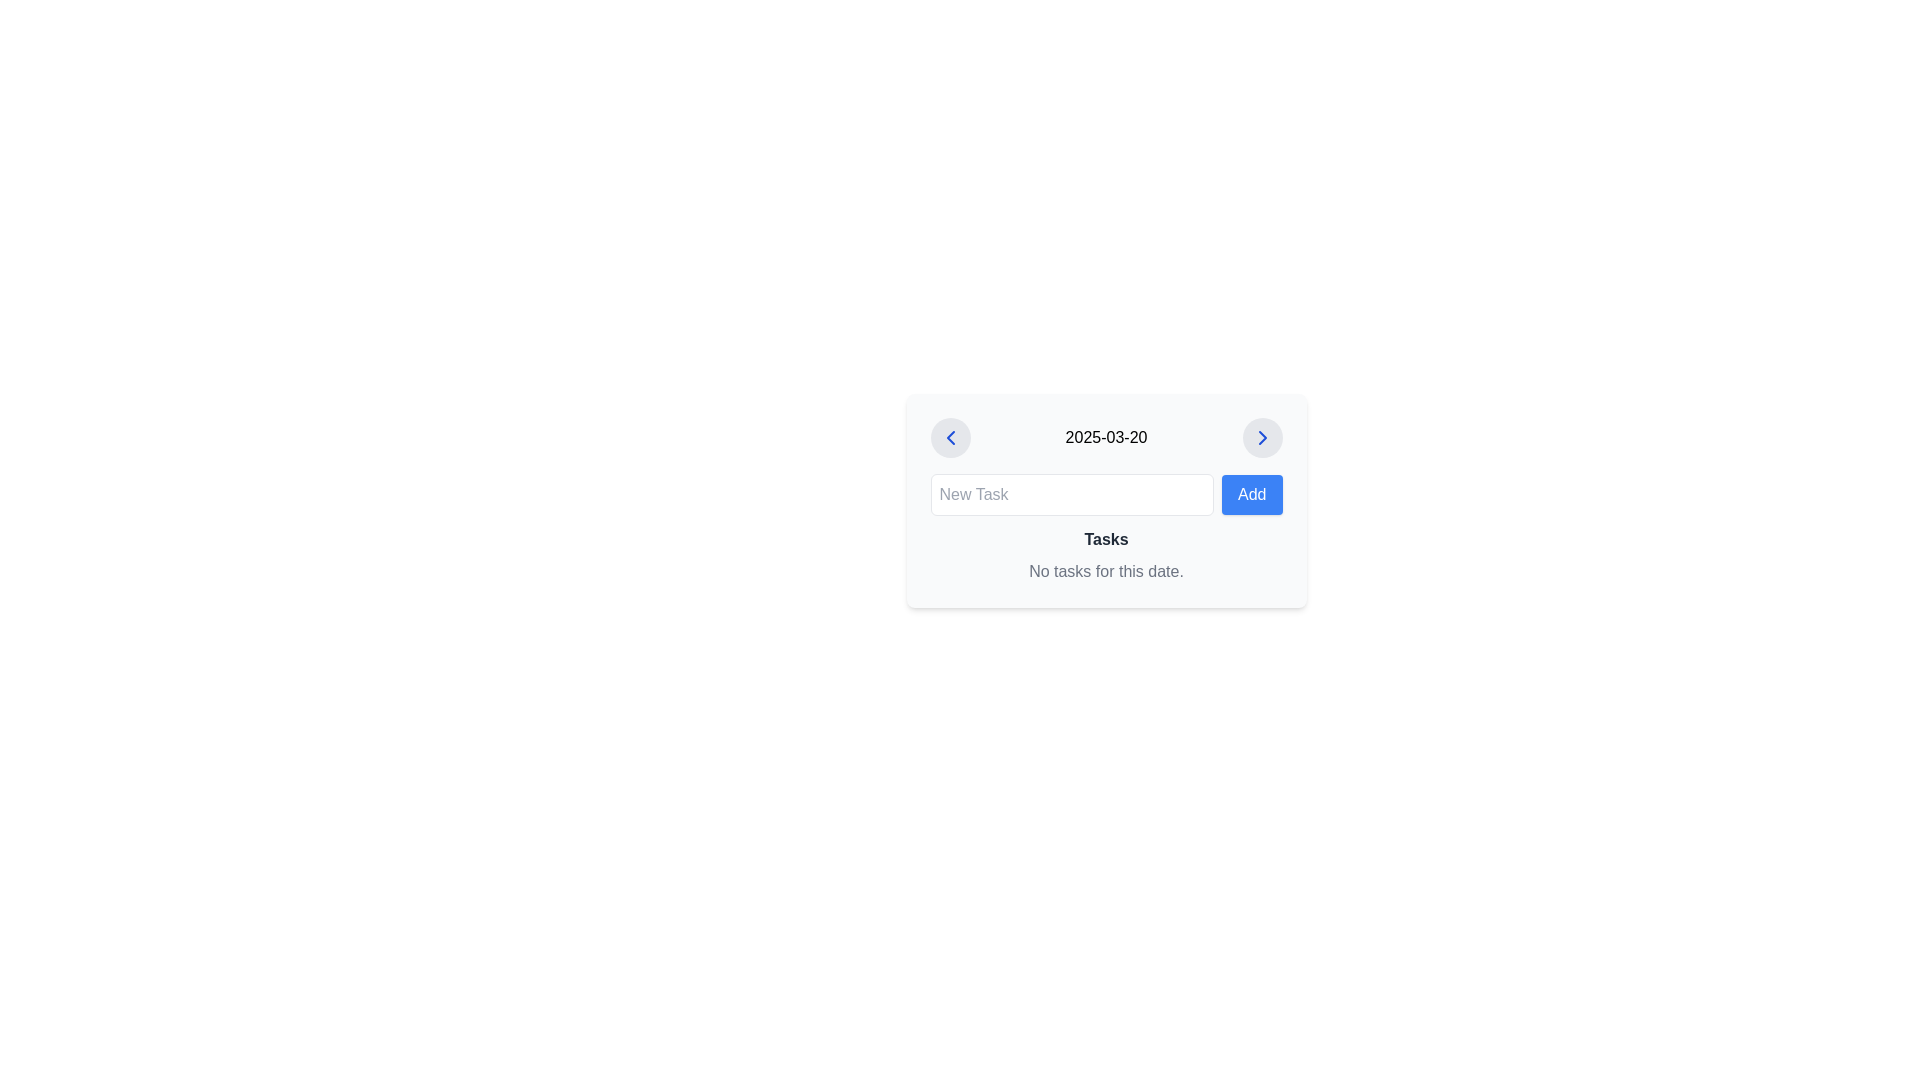  Describe the element at coordinates (1105, 540) in the screenshot. I see `the text header labeled 'Tasks', which is bold, dark gray, and larger than the text below it, positioned near the center of the interface panel` at that location.